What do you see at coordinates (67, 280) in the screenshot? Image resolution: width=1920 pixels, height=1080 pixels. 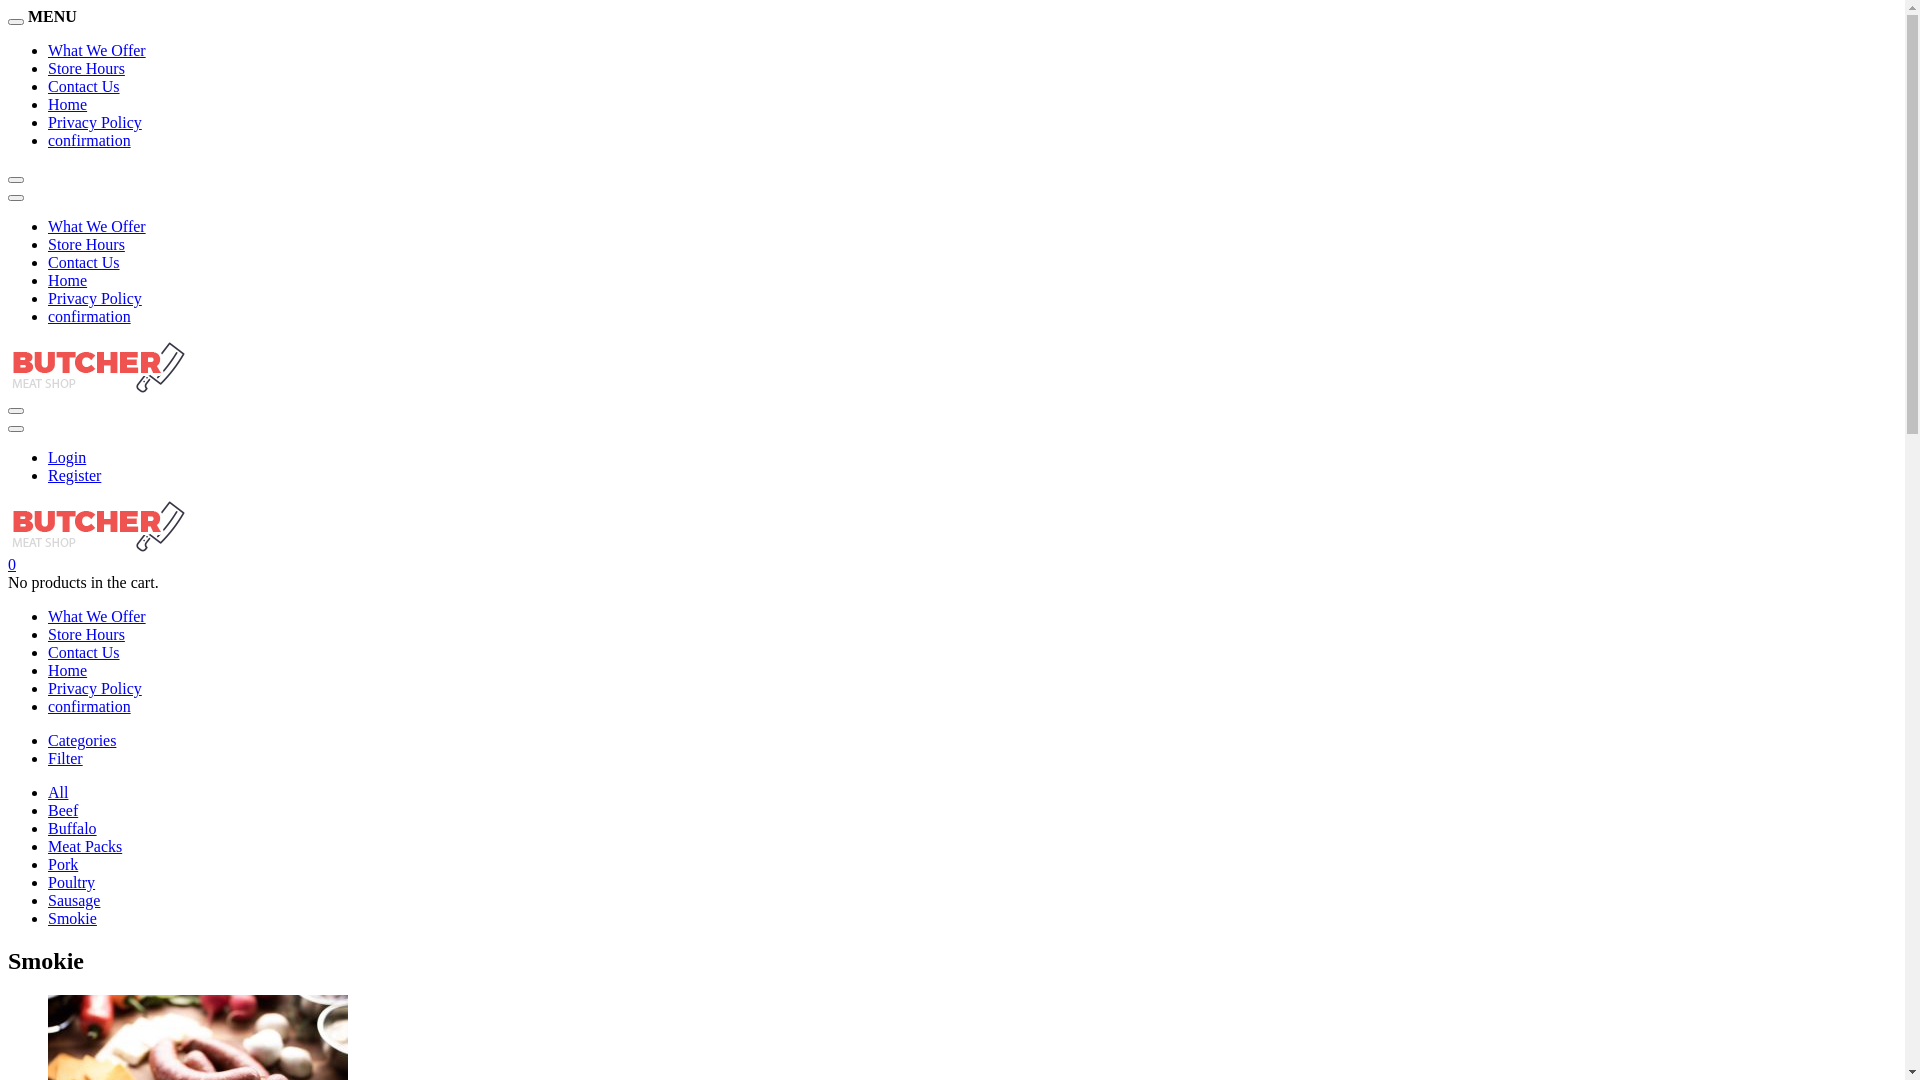 I see `'Home'` at bounding box center [67, 280].